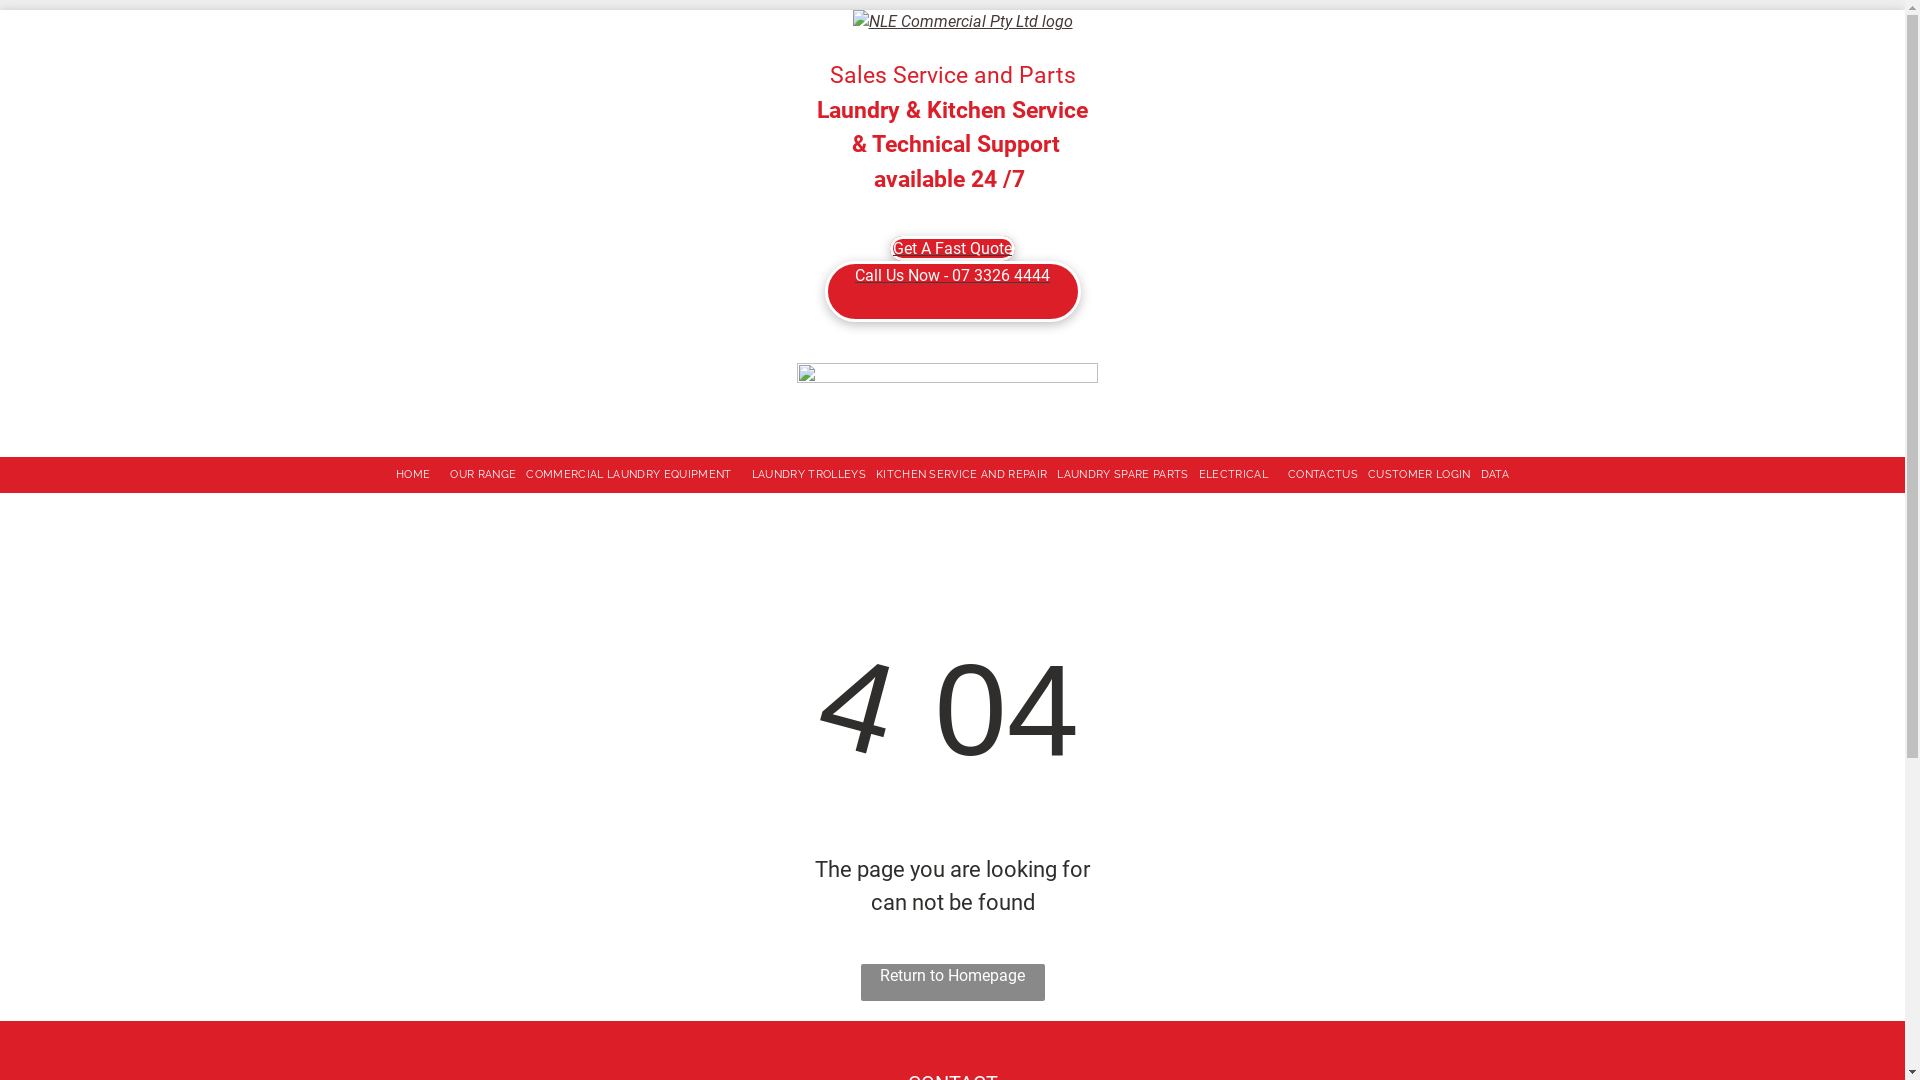  Describe the element at coordinates (1323, 475) in the screenshot. I see `'CONTACTUS'` at that location.